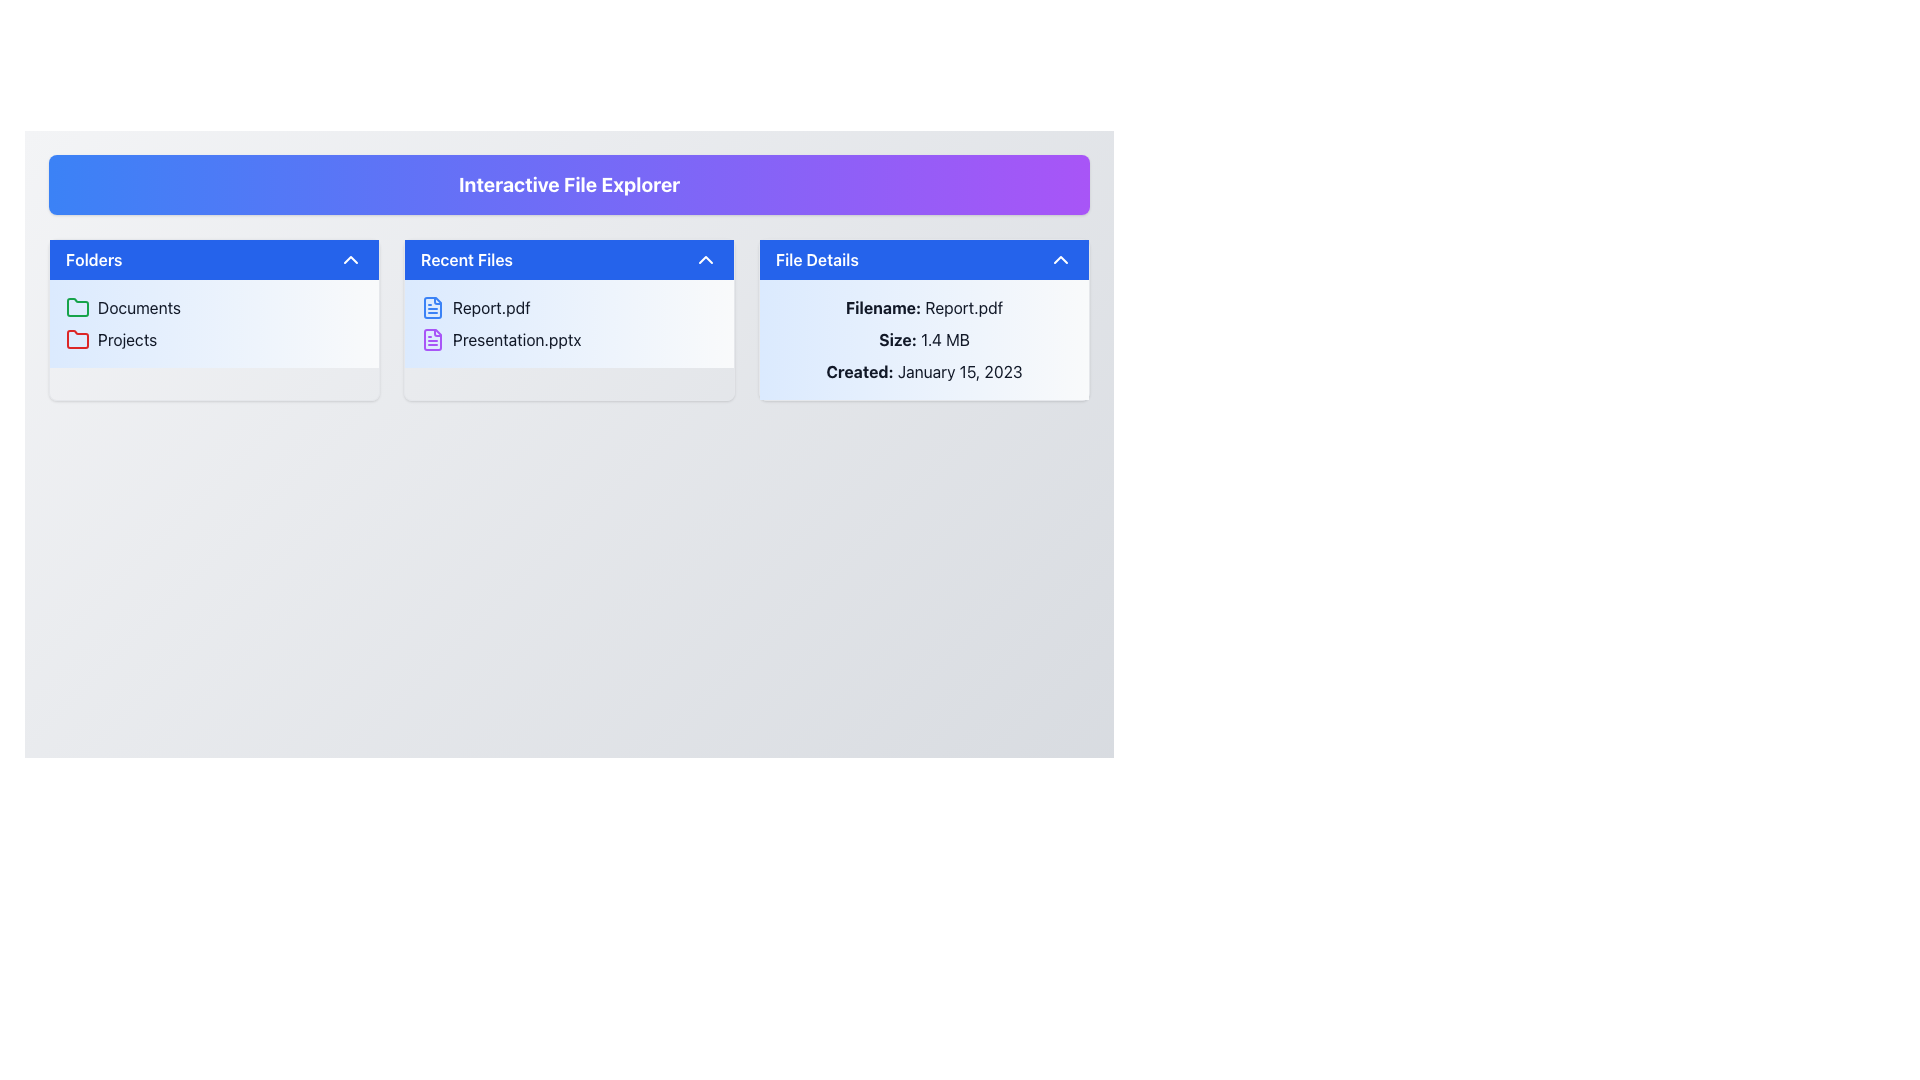 This screenshot has height=1080, width=1920. I want to click on the chevron icon located to the right of the 'Recent Files' title, so click(705, 258).